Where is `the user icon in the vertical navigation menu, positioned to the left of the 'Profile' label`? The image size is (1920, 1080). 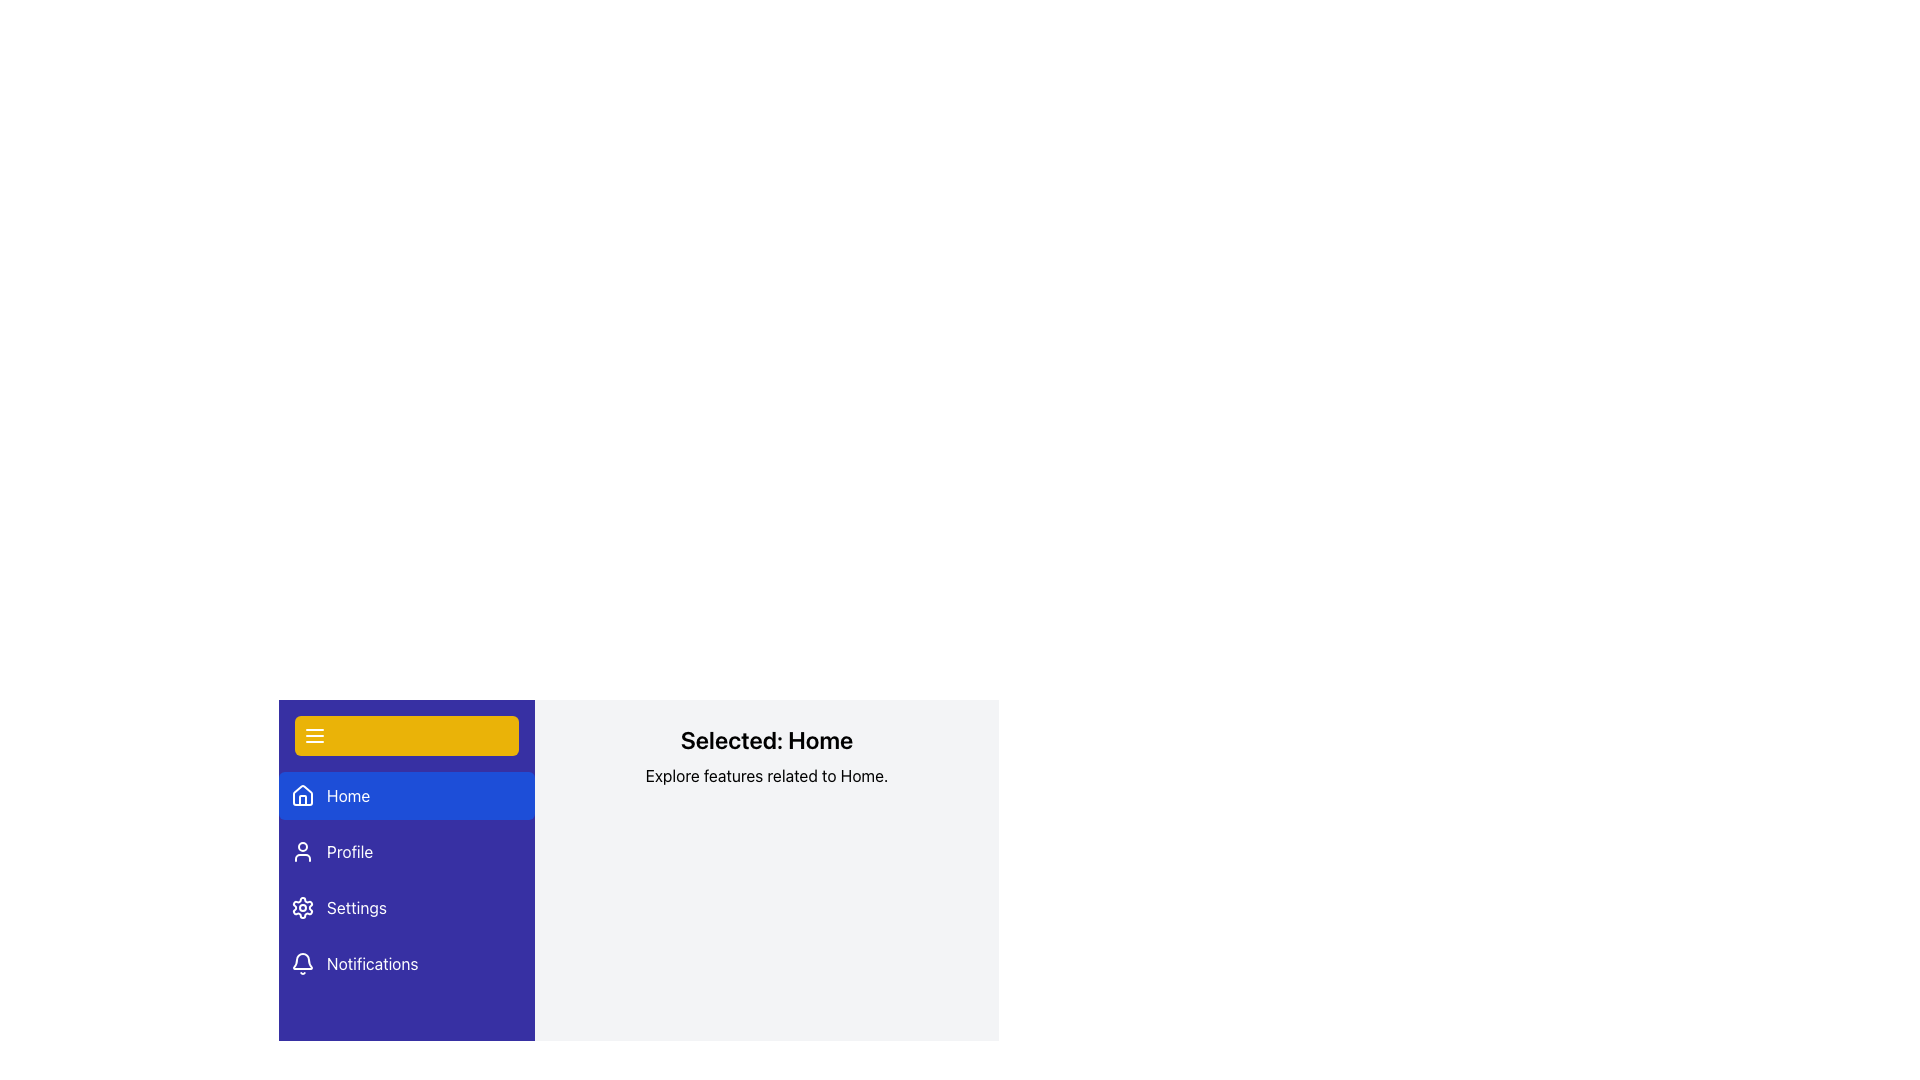 the user icon in the vertical navigation menu, positioned to the left of the 'Profile' label is located at coordinates (301, 852).